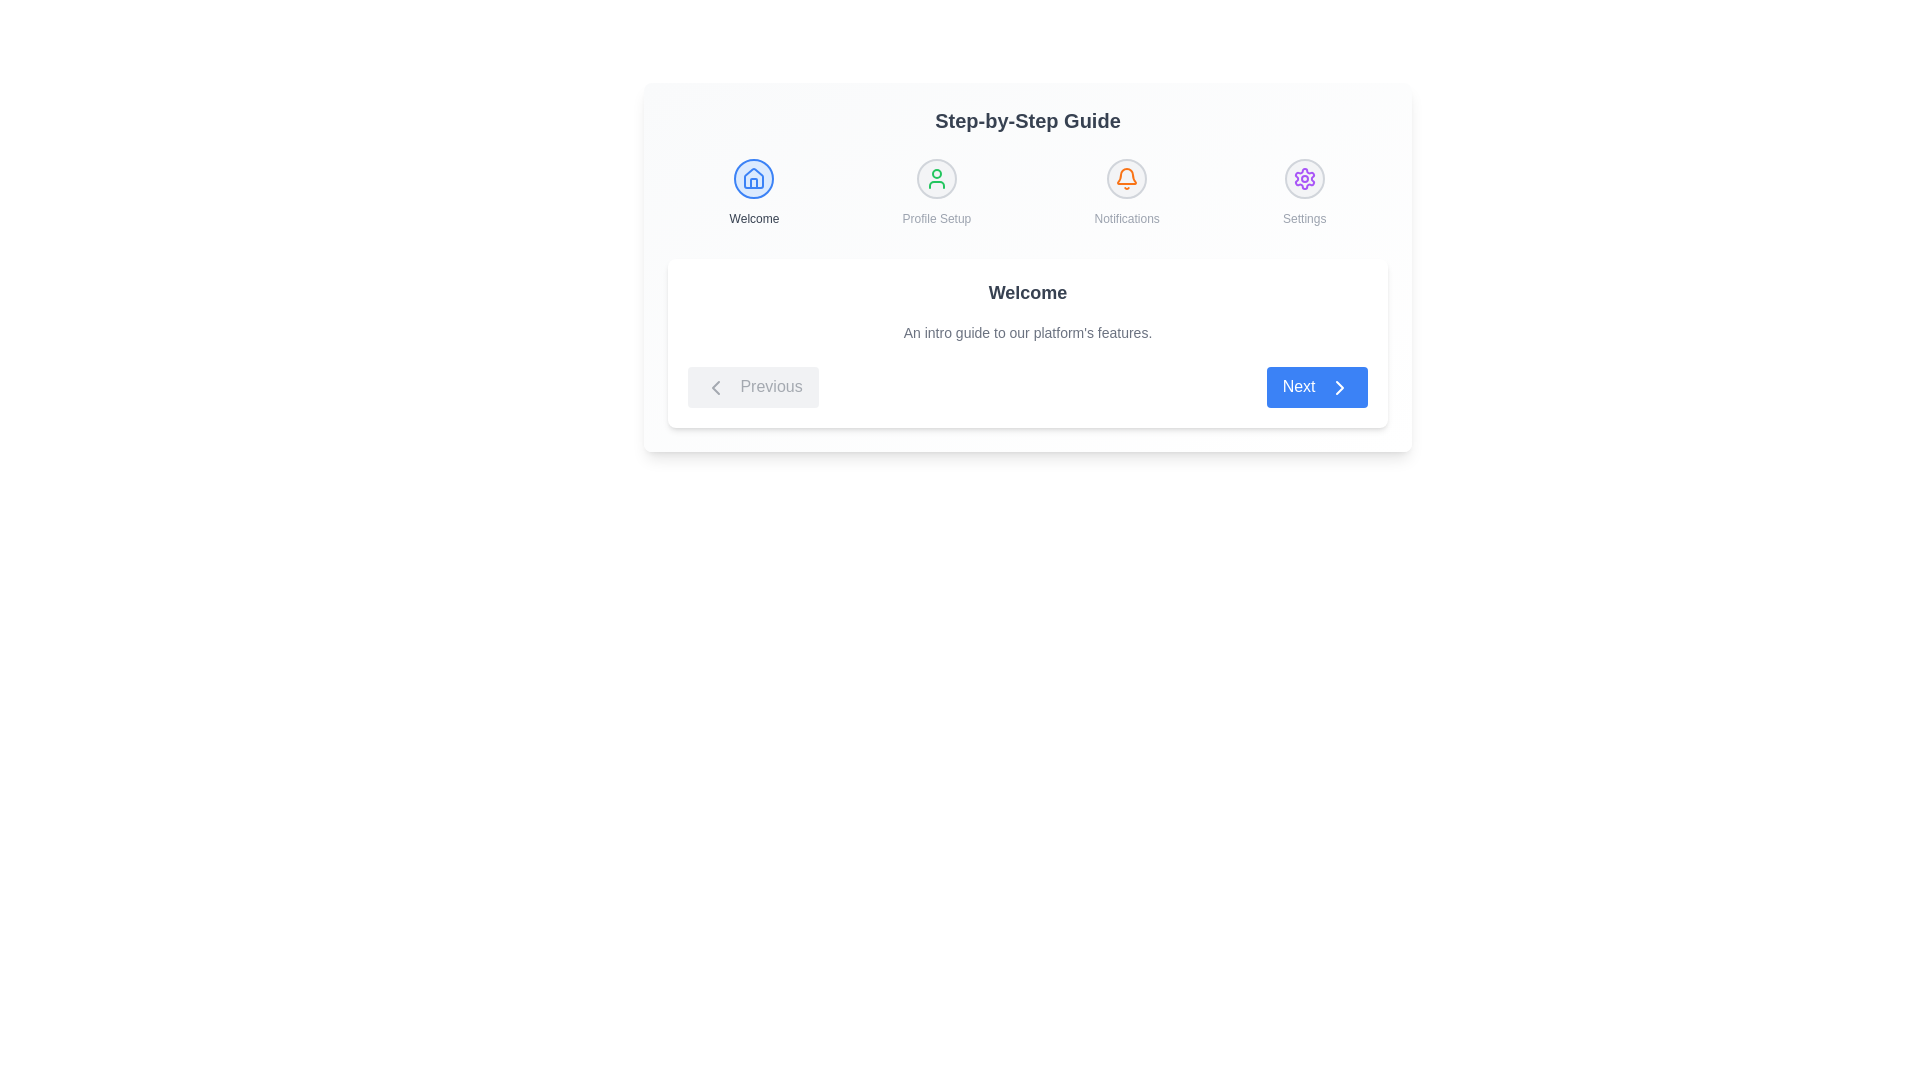 The height and width of the screenshot is (1080, 1920). What do you see at coordinates (1317, 387) in the screenshot?
I see `the 'Next' button styled with a blue background and white text, which includes a right-pointing chevron icon` at bounding box center [1317, 387].